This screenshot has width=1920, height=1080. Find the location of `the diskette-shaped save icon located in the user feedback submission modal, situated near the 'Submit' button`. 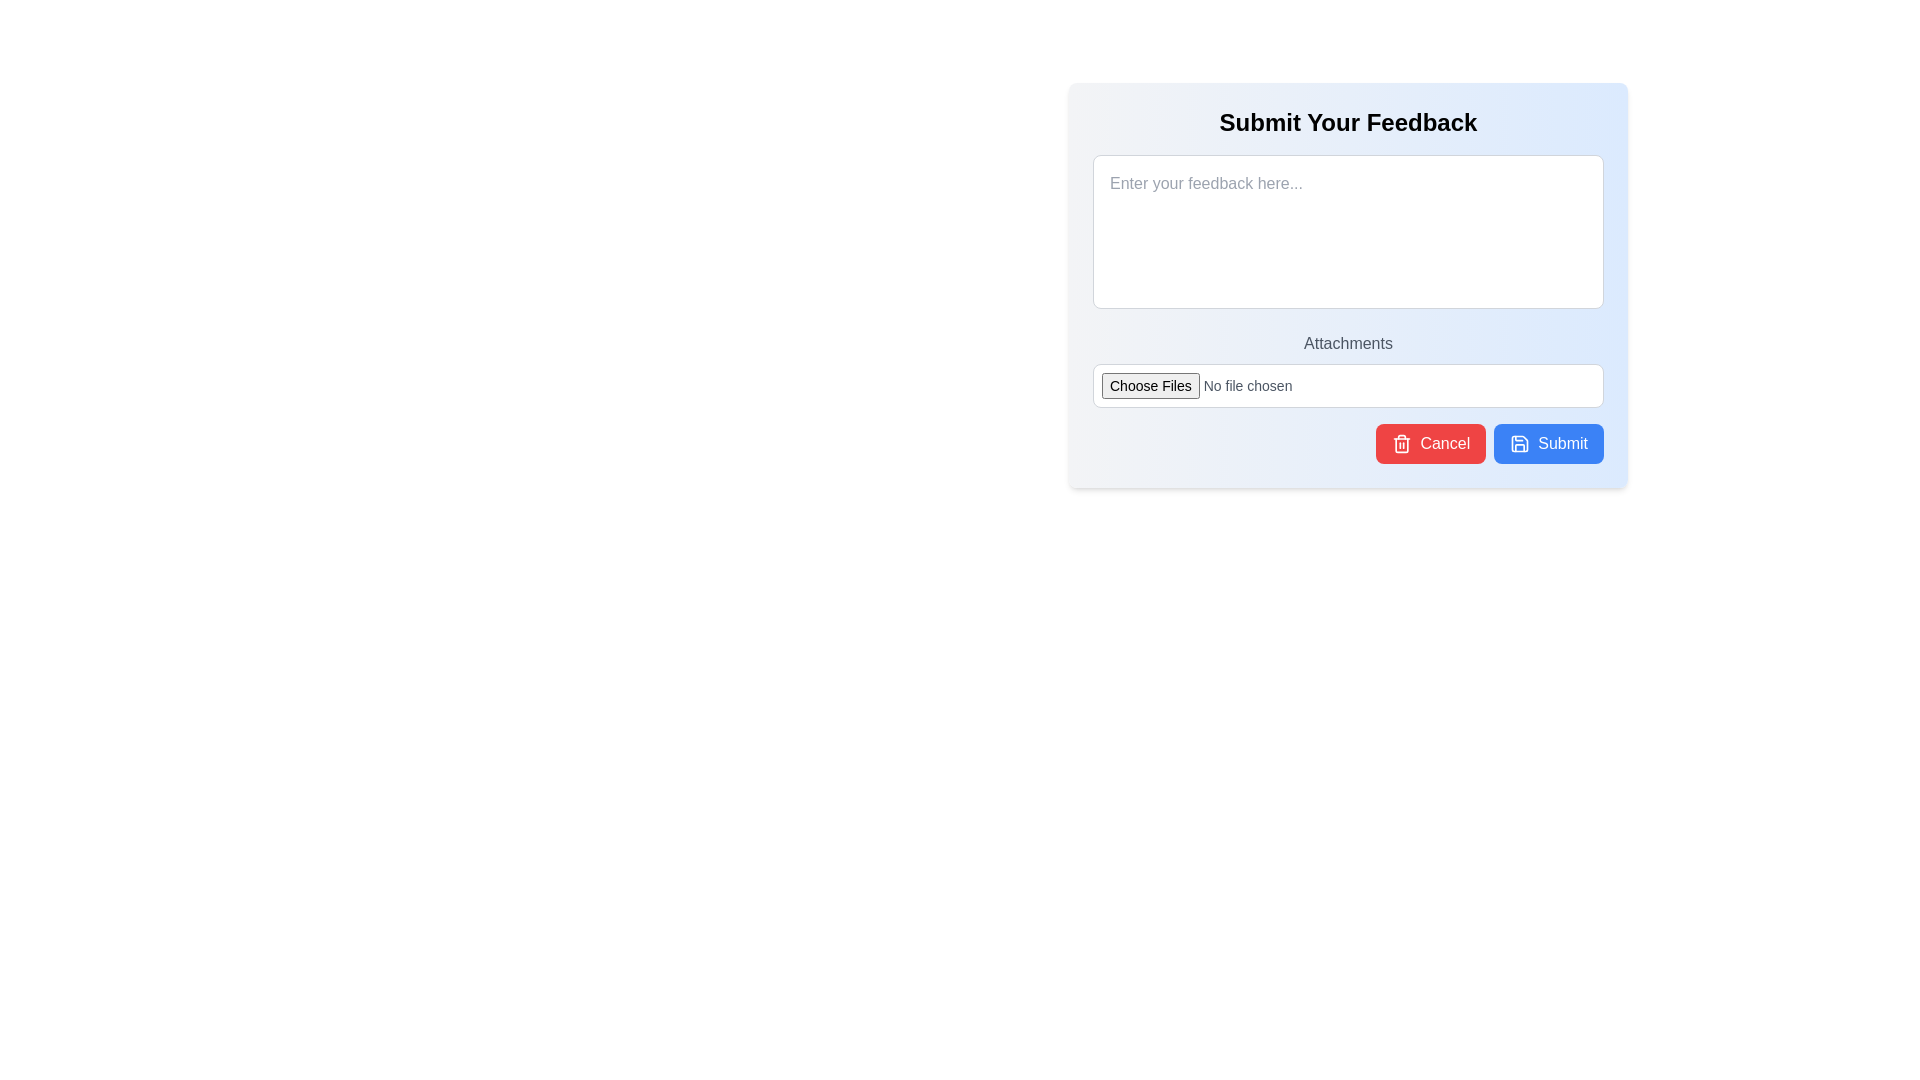

the diskette-shaped save icon located in the user feedback submission modal, situated near the 'Submit' button is located at coordinates (1520, 442).